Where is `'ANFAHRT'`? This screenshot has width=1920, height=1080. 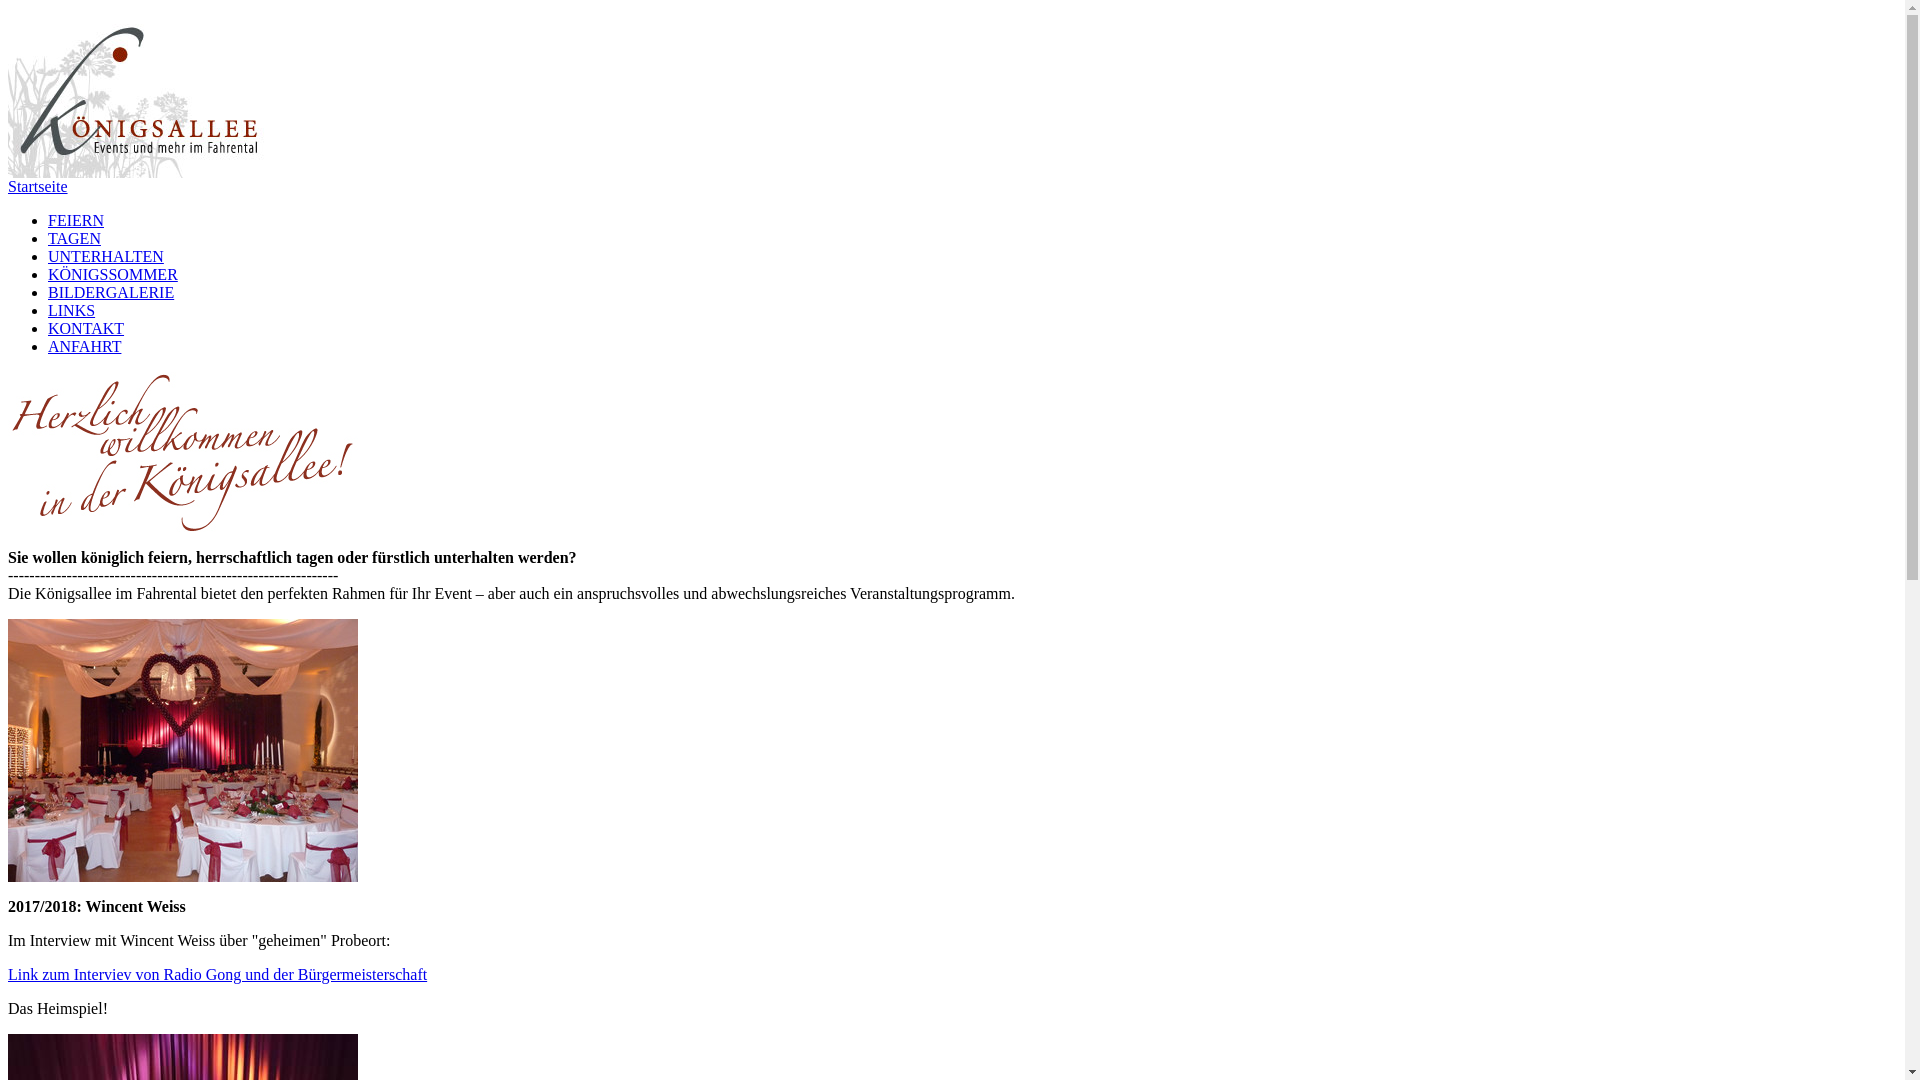 'ANFAHRT' is located at coordinates (48, 345).